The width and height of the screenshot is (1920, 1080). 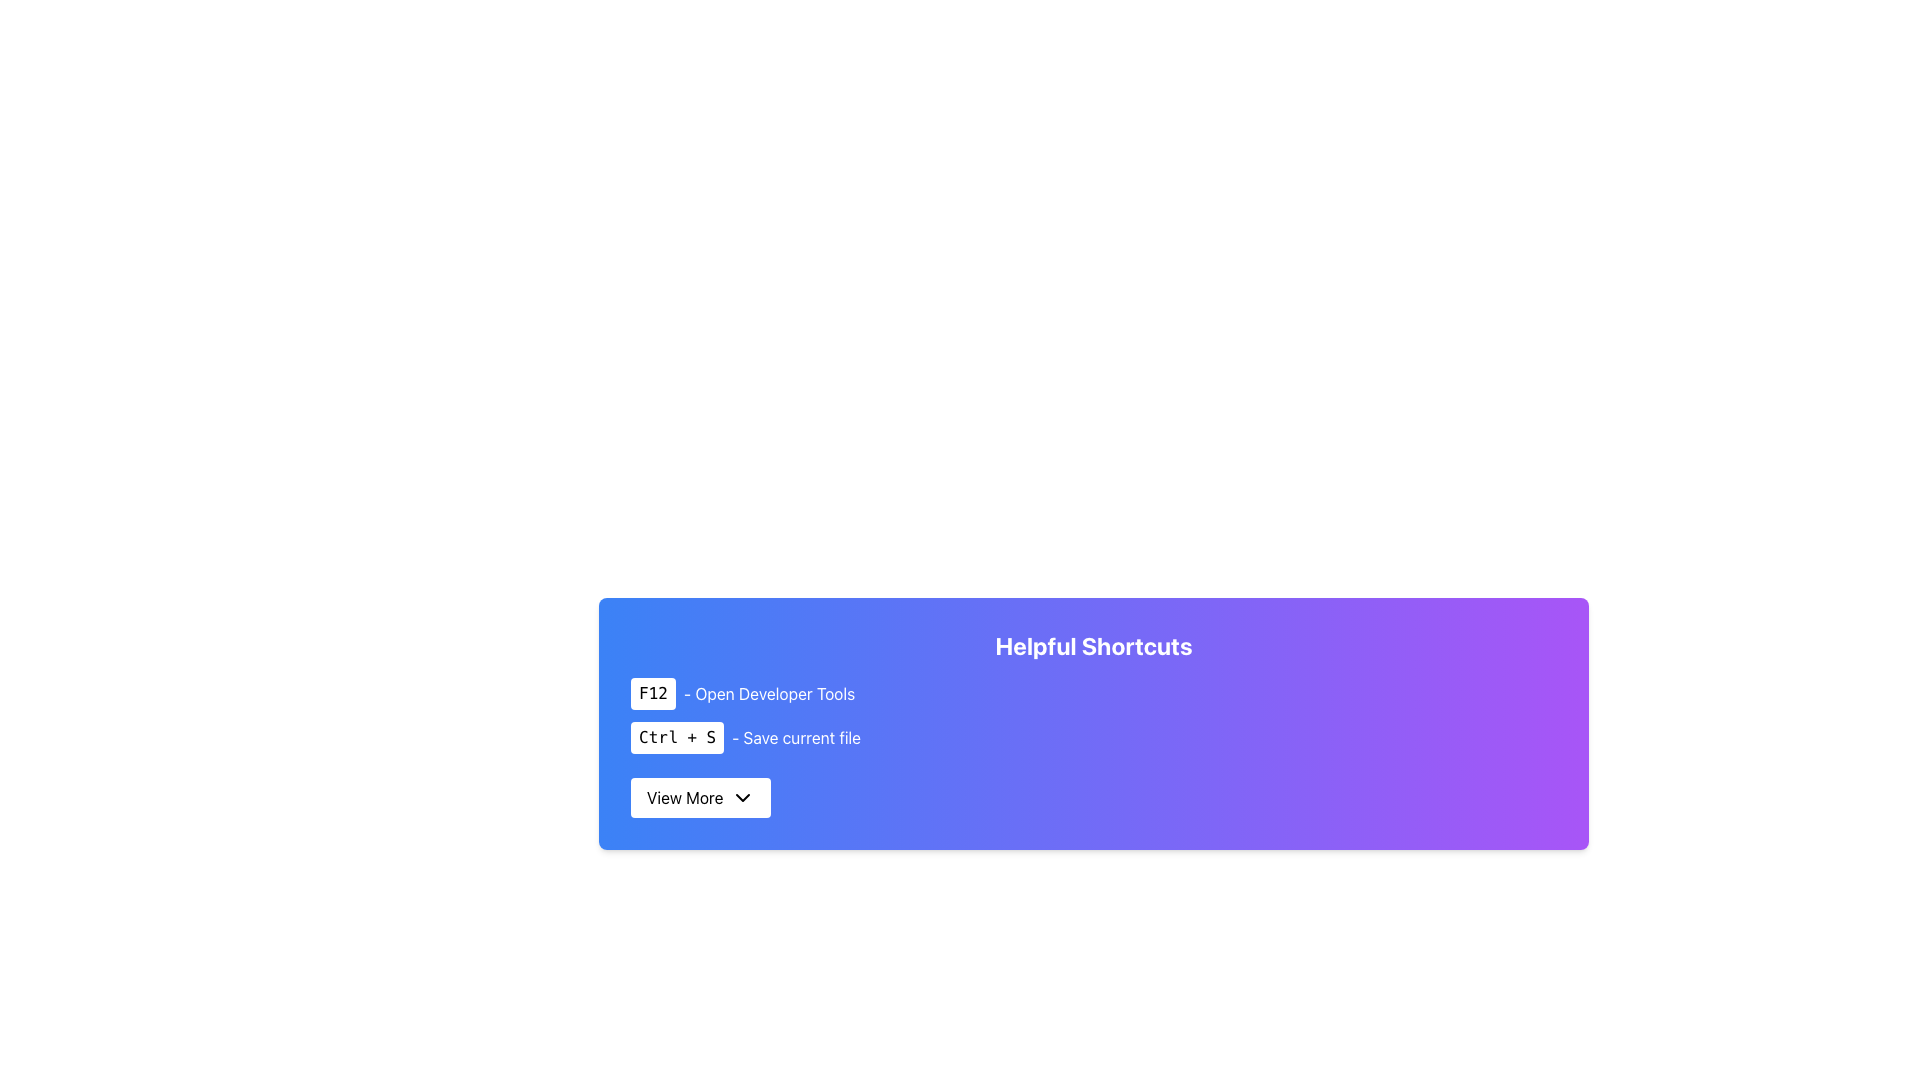 I want to click on the text '- Save current file' located immediately after 'Ctrl + S' in the keyboard shortcuts list on the 'Helpful Shortcuts' card, so click(x=795, y=737).